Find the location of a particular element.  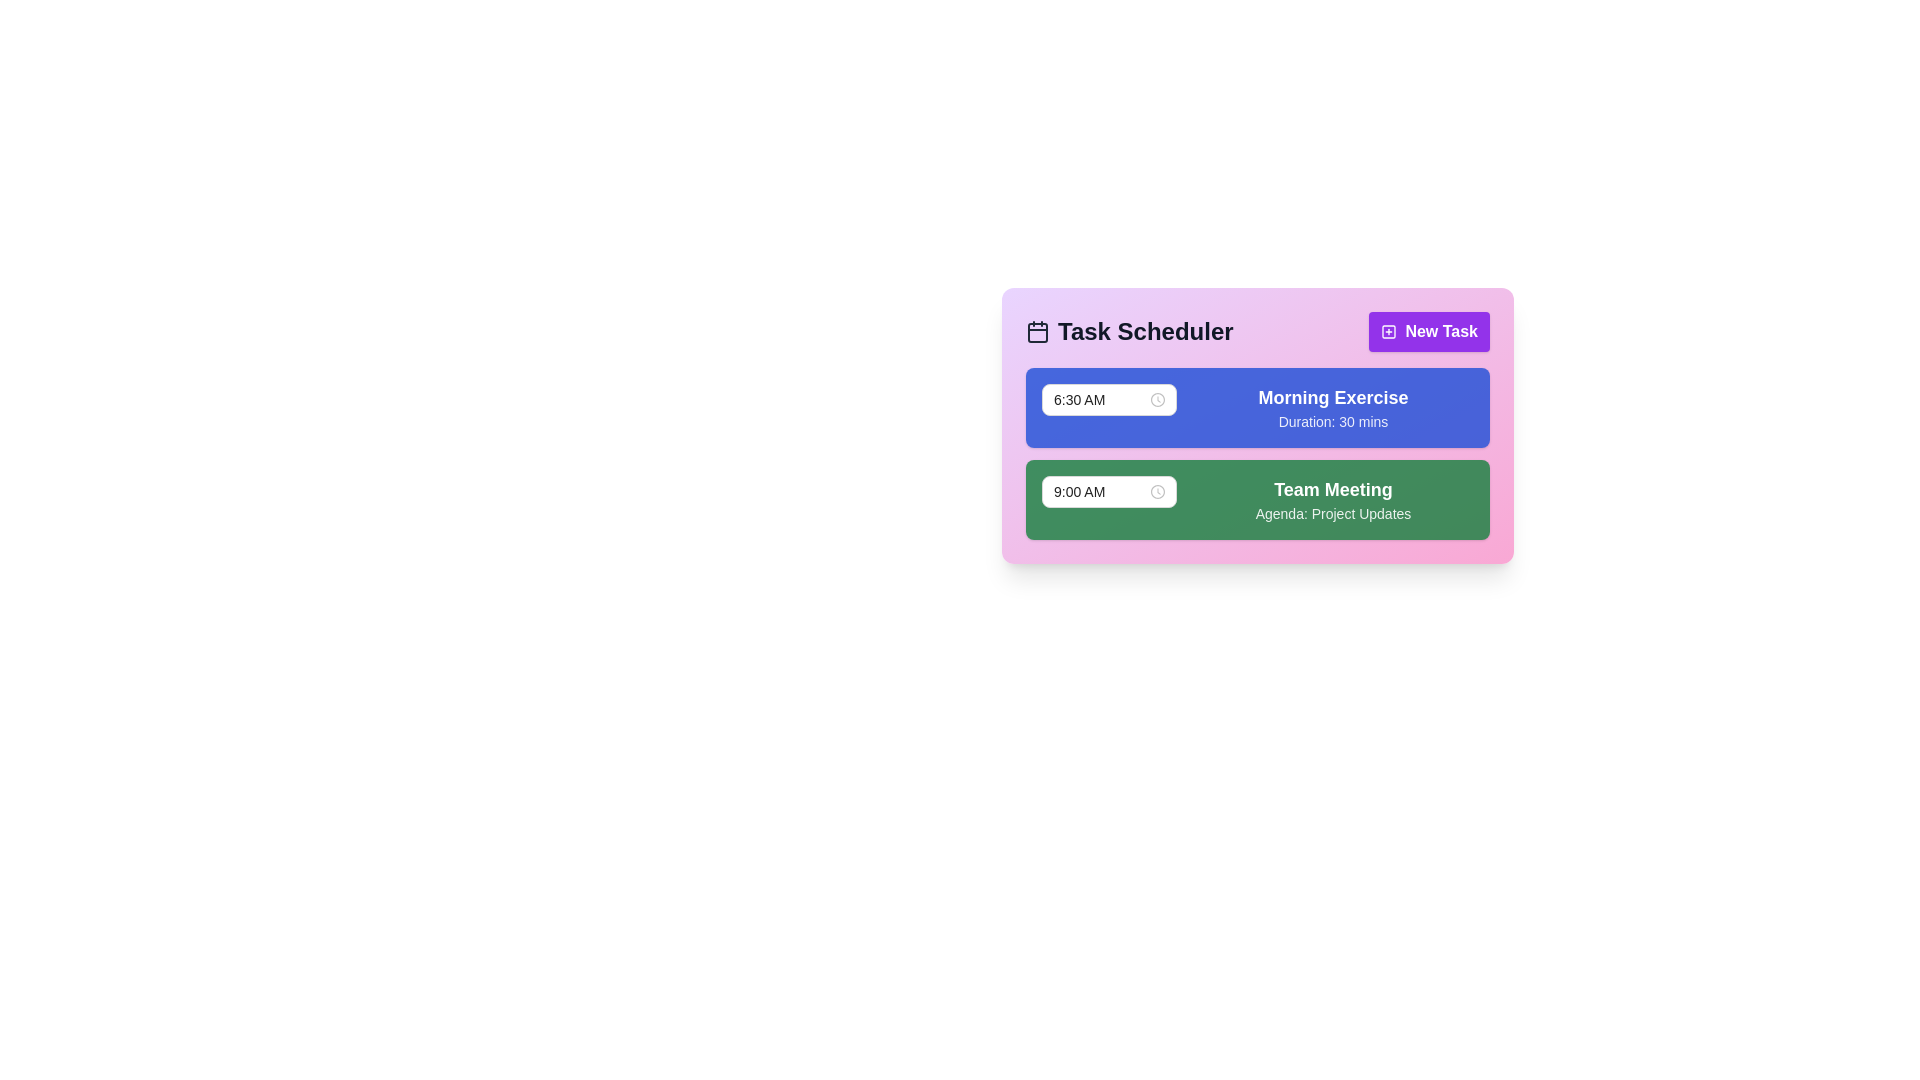

text label displaying 'Agenda: Project Updates' located below 'Team Meeting' in the task scheduler interface is located at coordinates (1333, 512).